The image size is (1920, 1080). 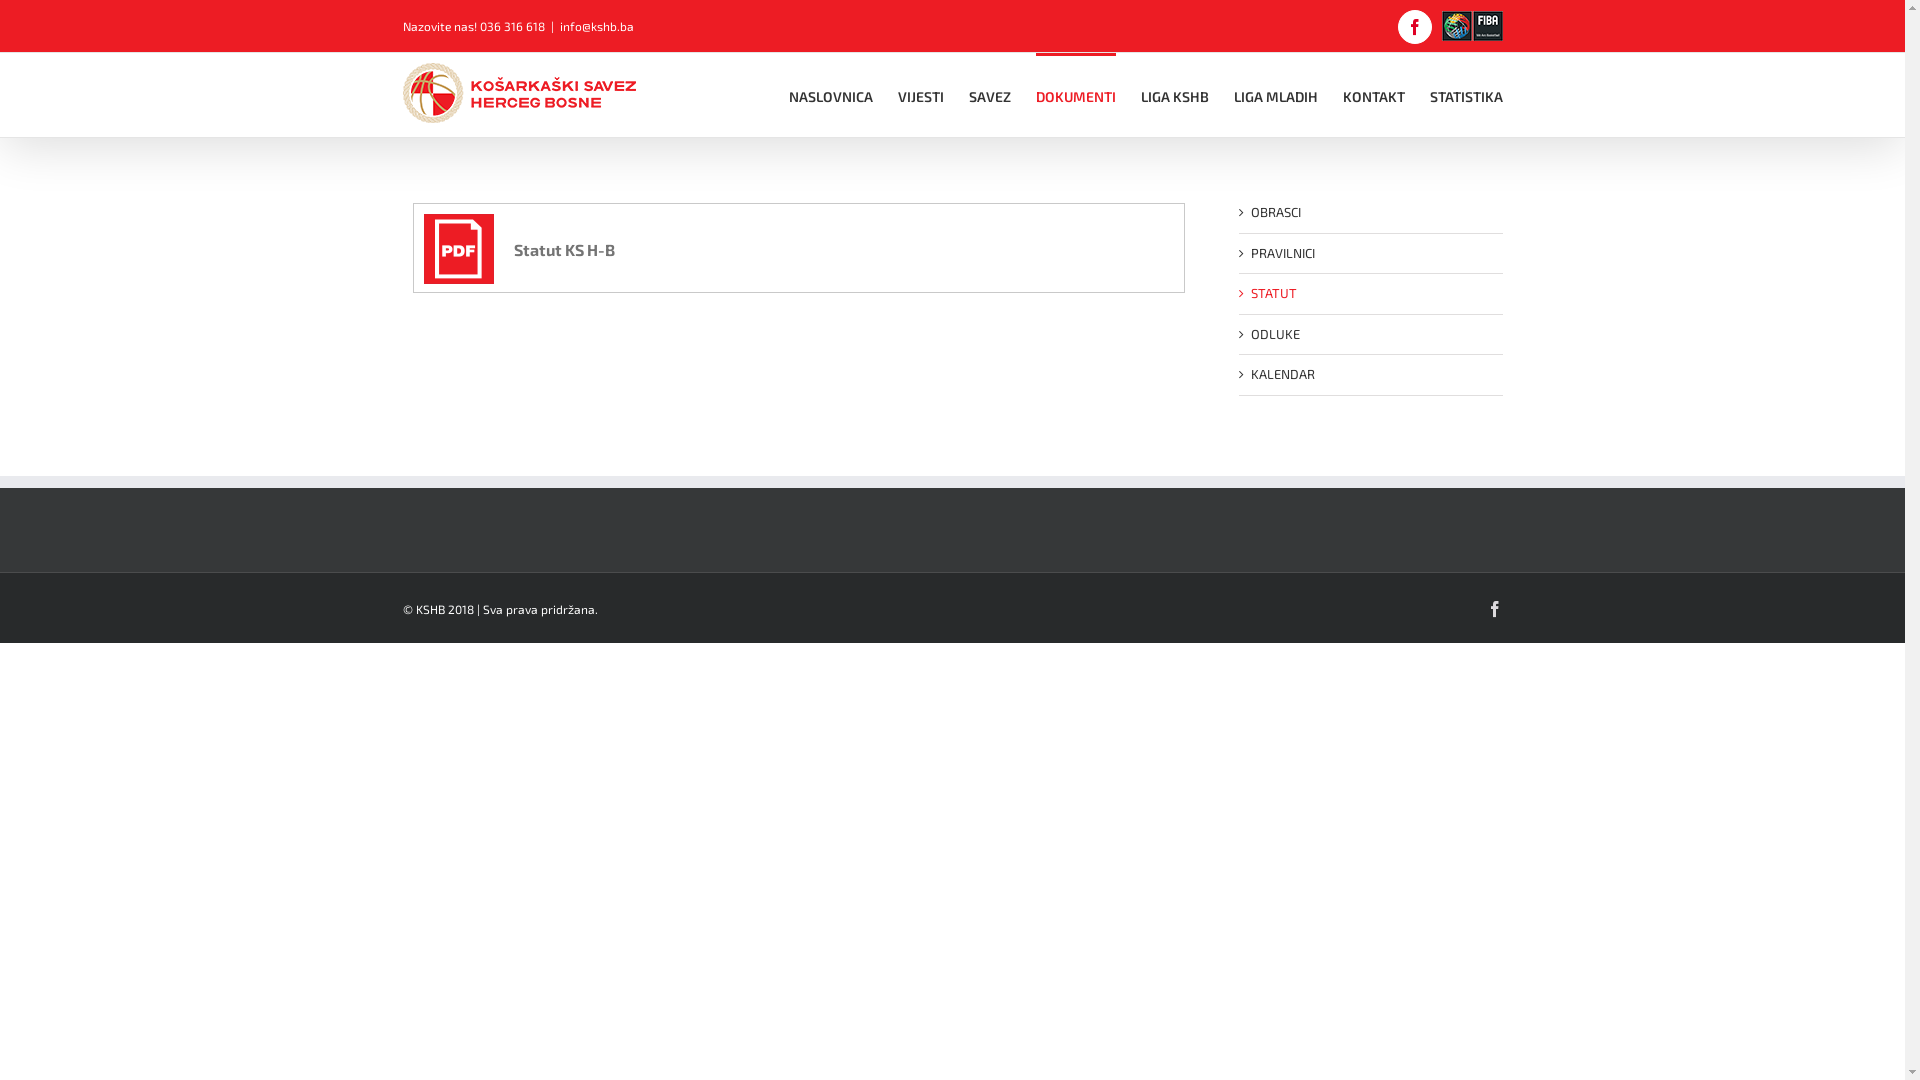 I want to click on 'VIJESTI', so click(x=920, y=95).